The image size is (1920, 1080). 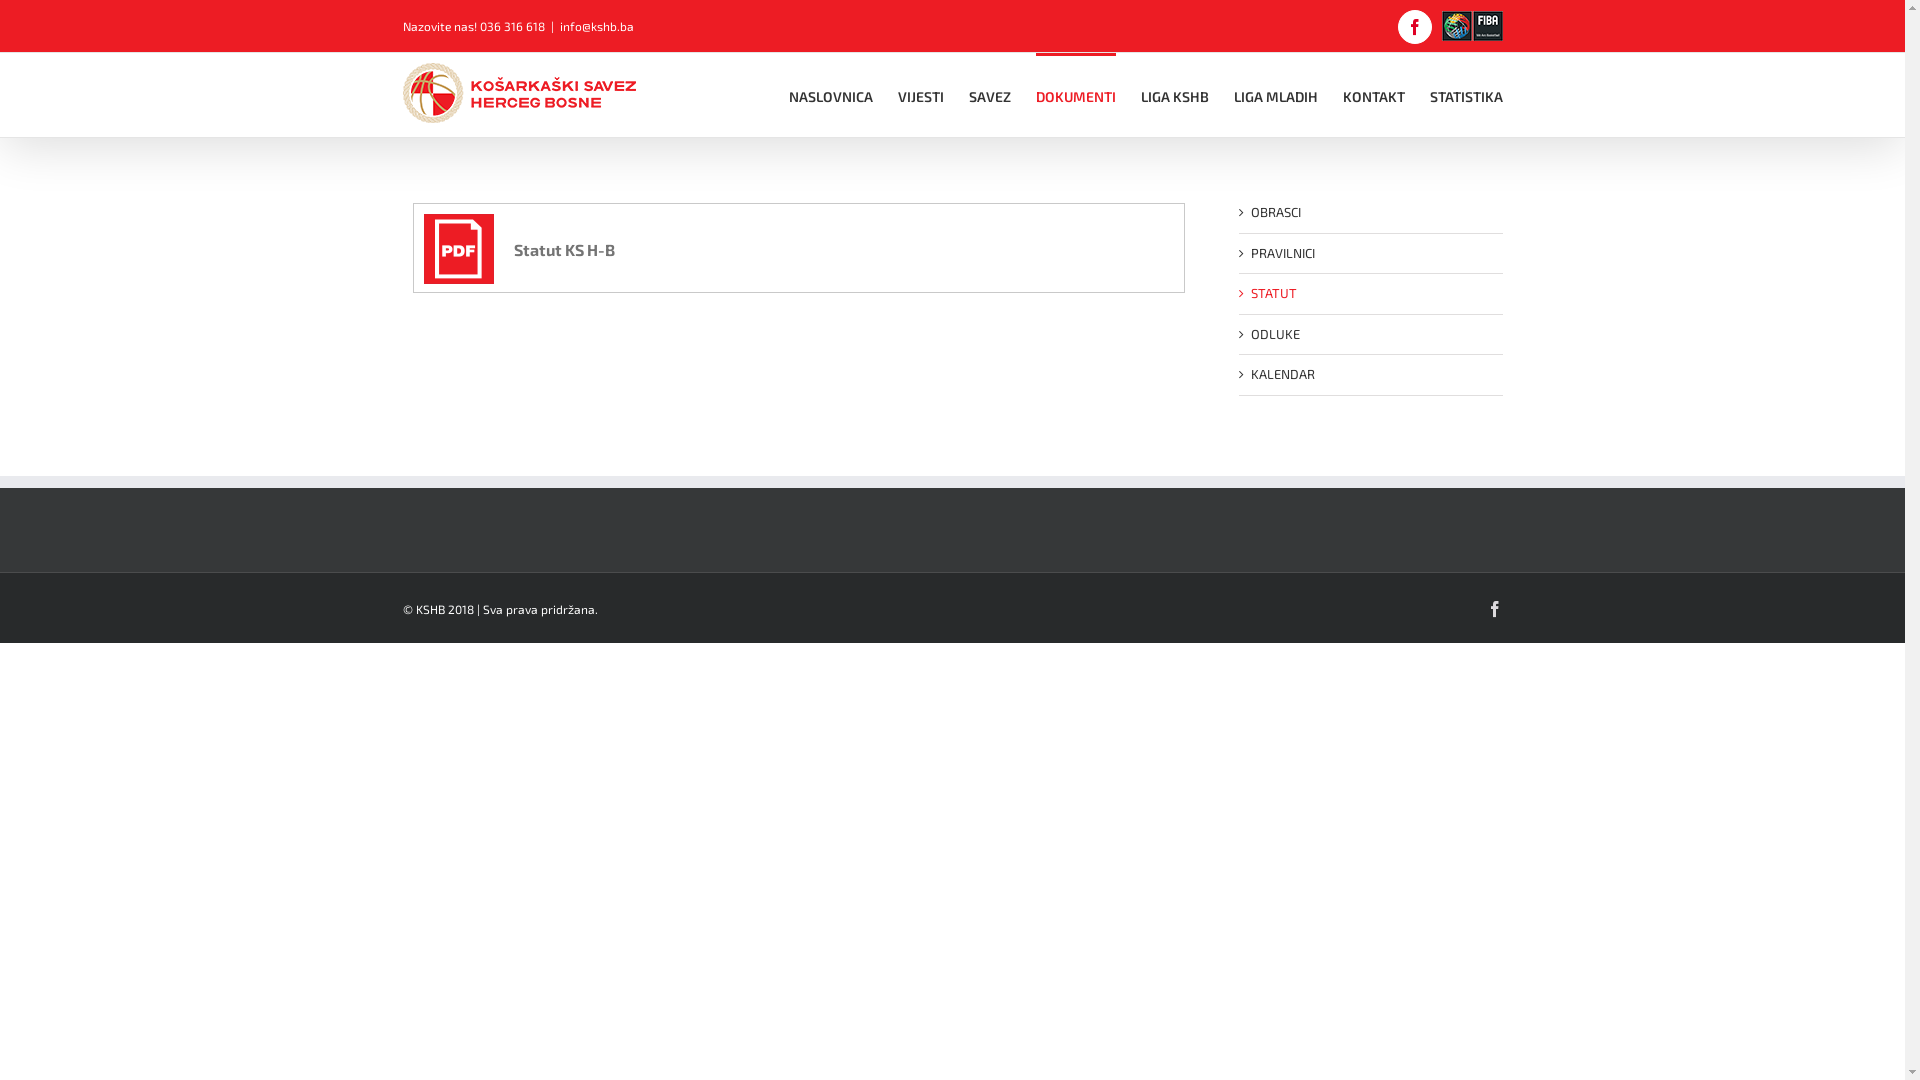 I want to click on 'VIJESTI', so click(x=920, y=95).